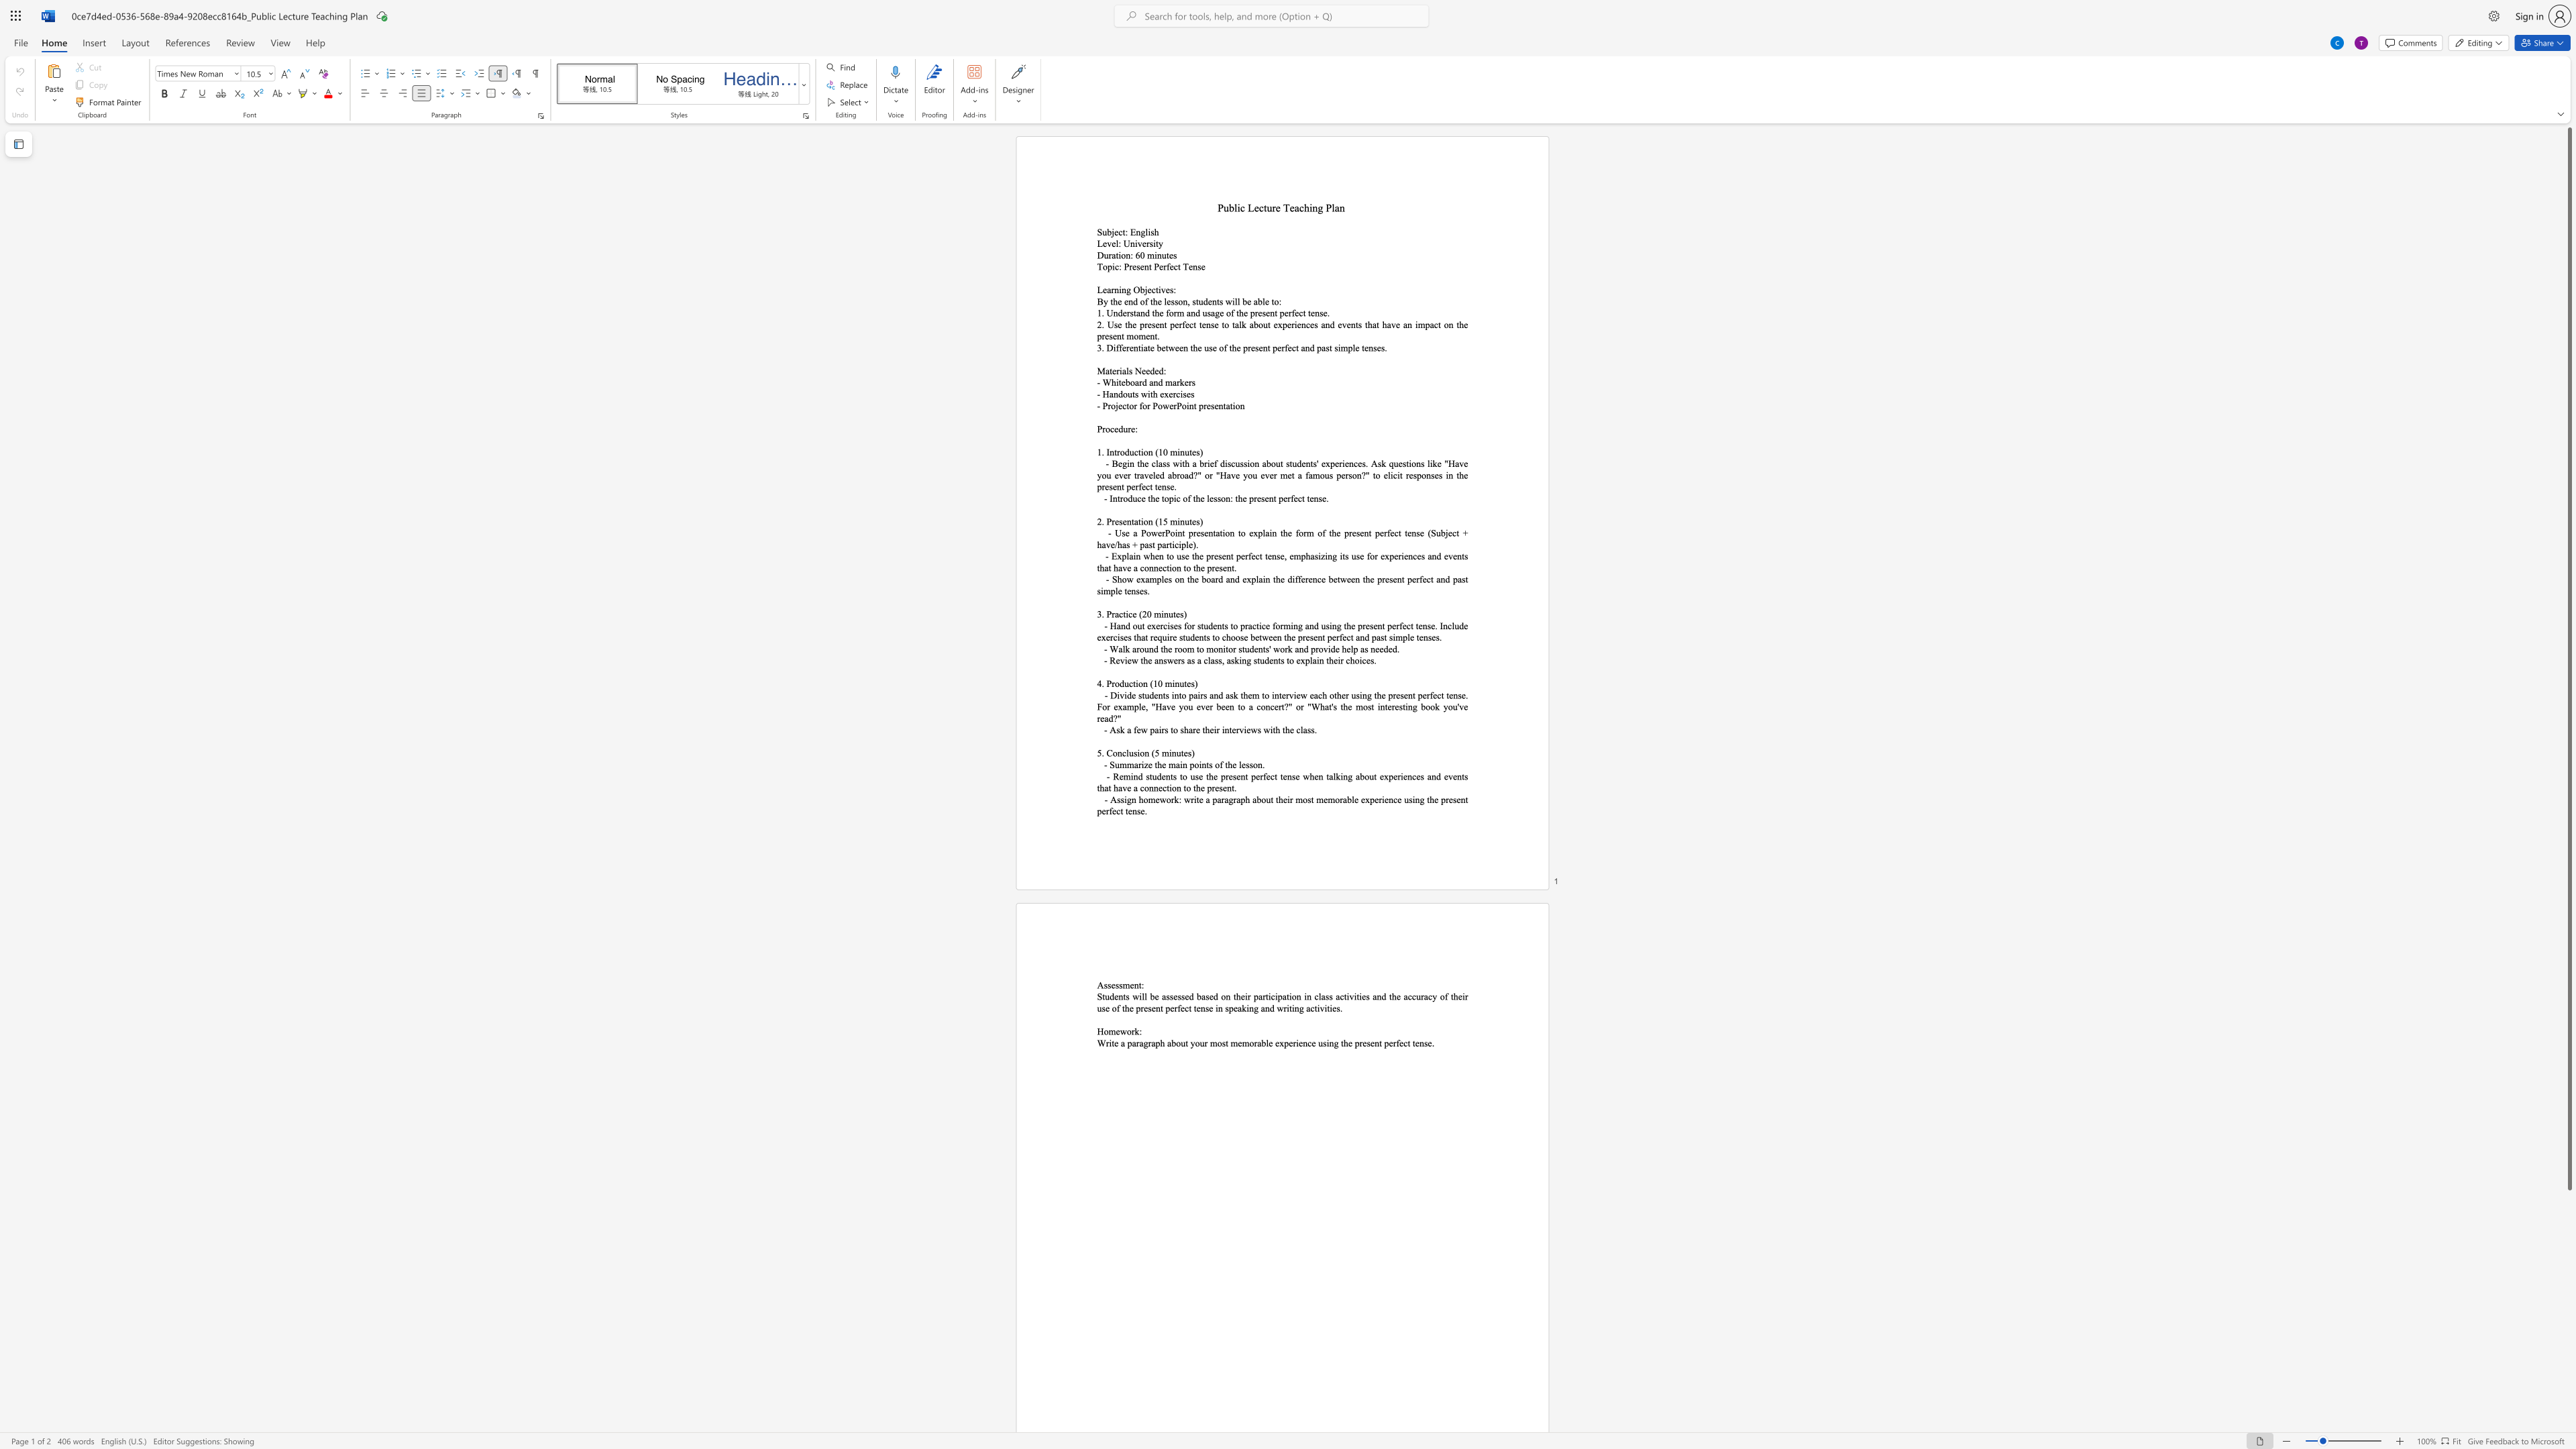  Describe the element at coordinates (1133, 985) in the screenshot. I see `the space between the continuous character "e" and "n" in the text` at that location.